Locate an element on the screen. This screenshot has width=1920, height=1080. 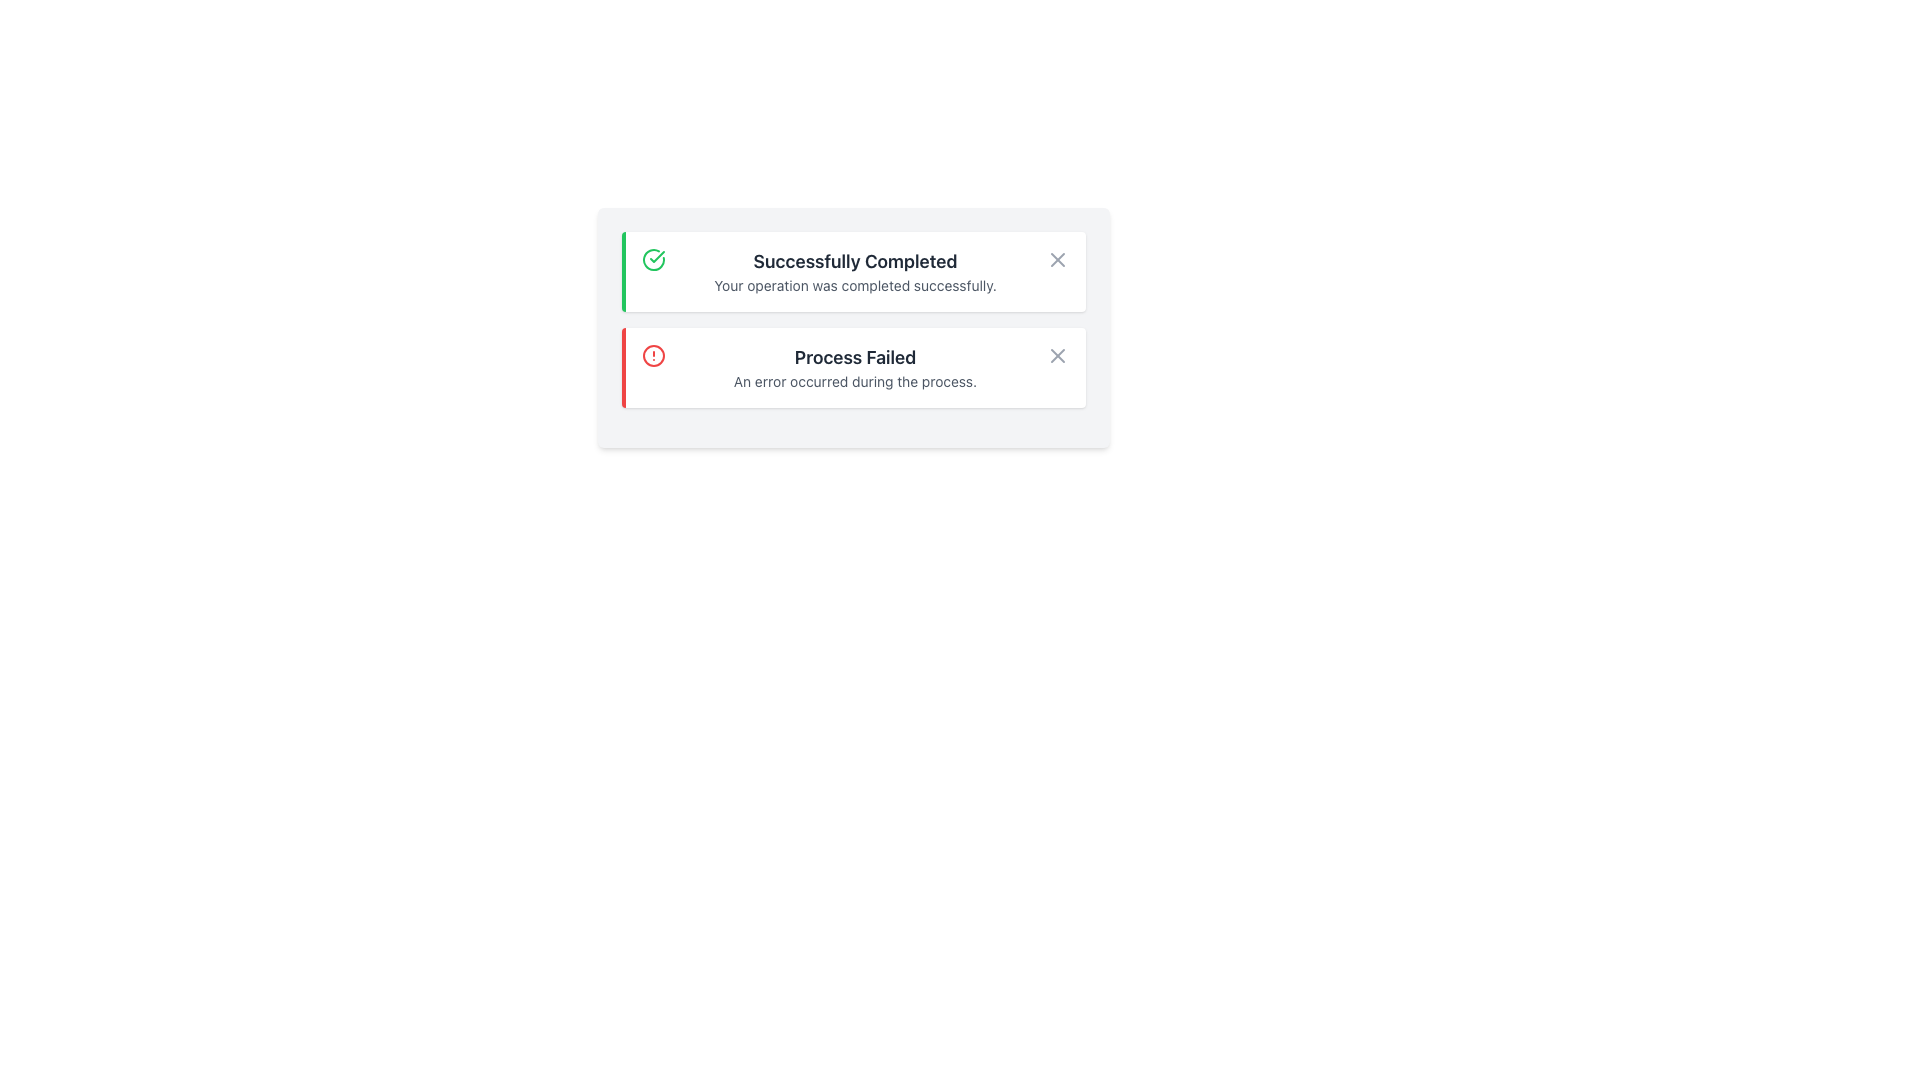
the small gray cross icon at the top-right of the 'Successfully Completed' notification card to inspect options is located at coordinates (1056, 258).